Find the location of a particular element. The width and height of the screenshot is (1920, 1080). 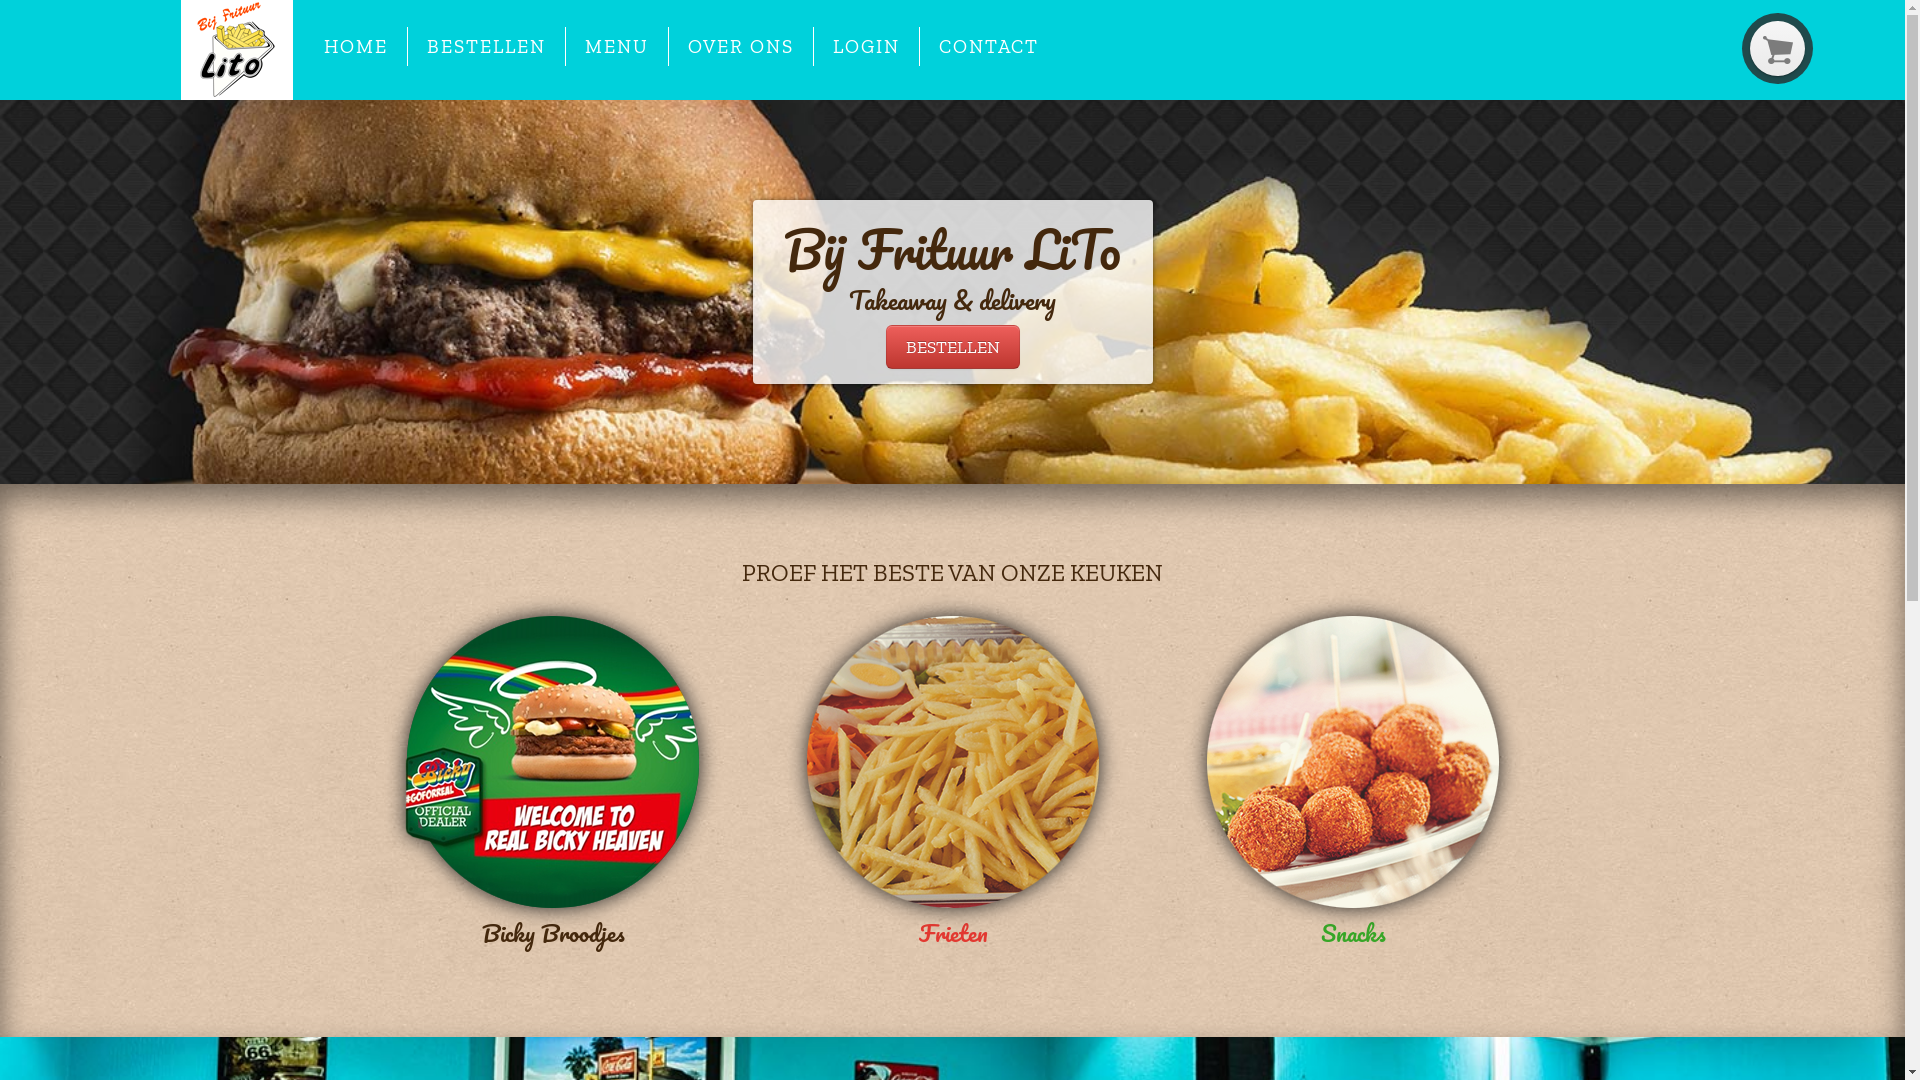

'Snacks' is located at coordinates (1352, 784).